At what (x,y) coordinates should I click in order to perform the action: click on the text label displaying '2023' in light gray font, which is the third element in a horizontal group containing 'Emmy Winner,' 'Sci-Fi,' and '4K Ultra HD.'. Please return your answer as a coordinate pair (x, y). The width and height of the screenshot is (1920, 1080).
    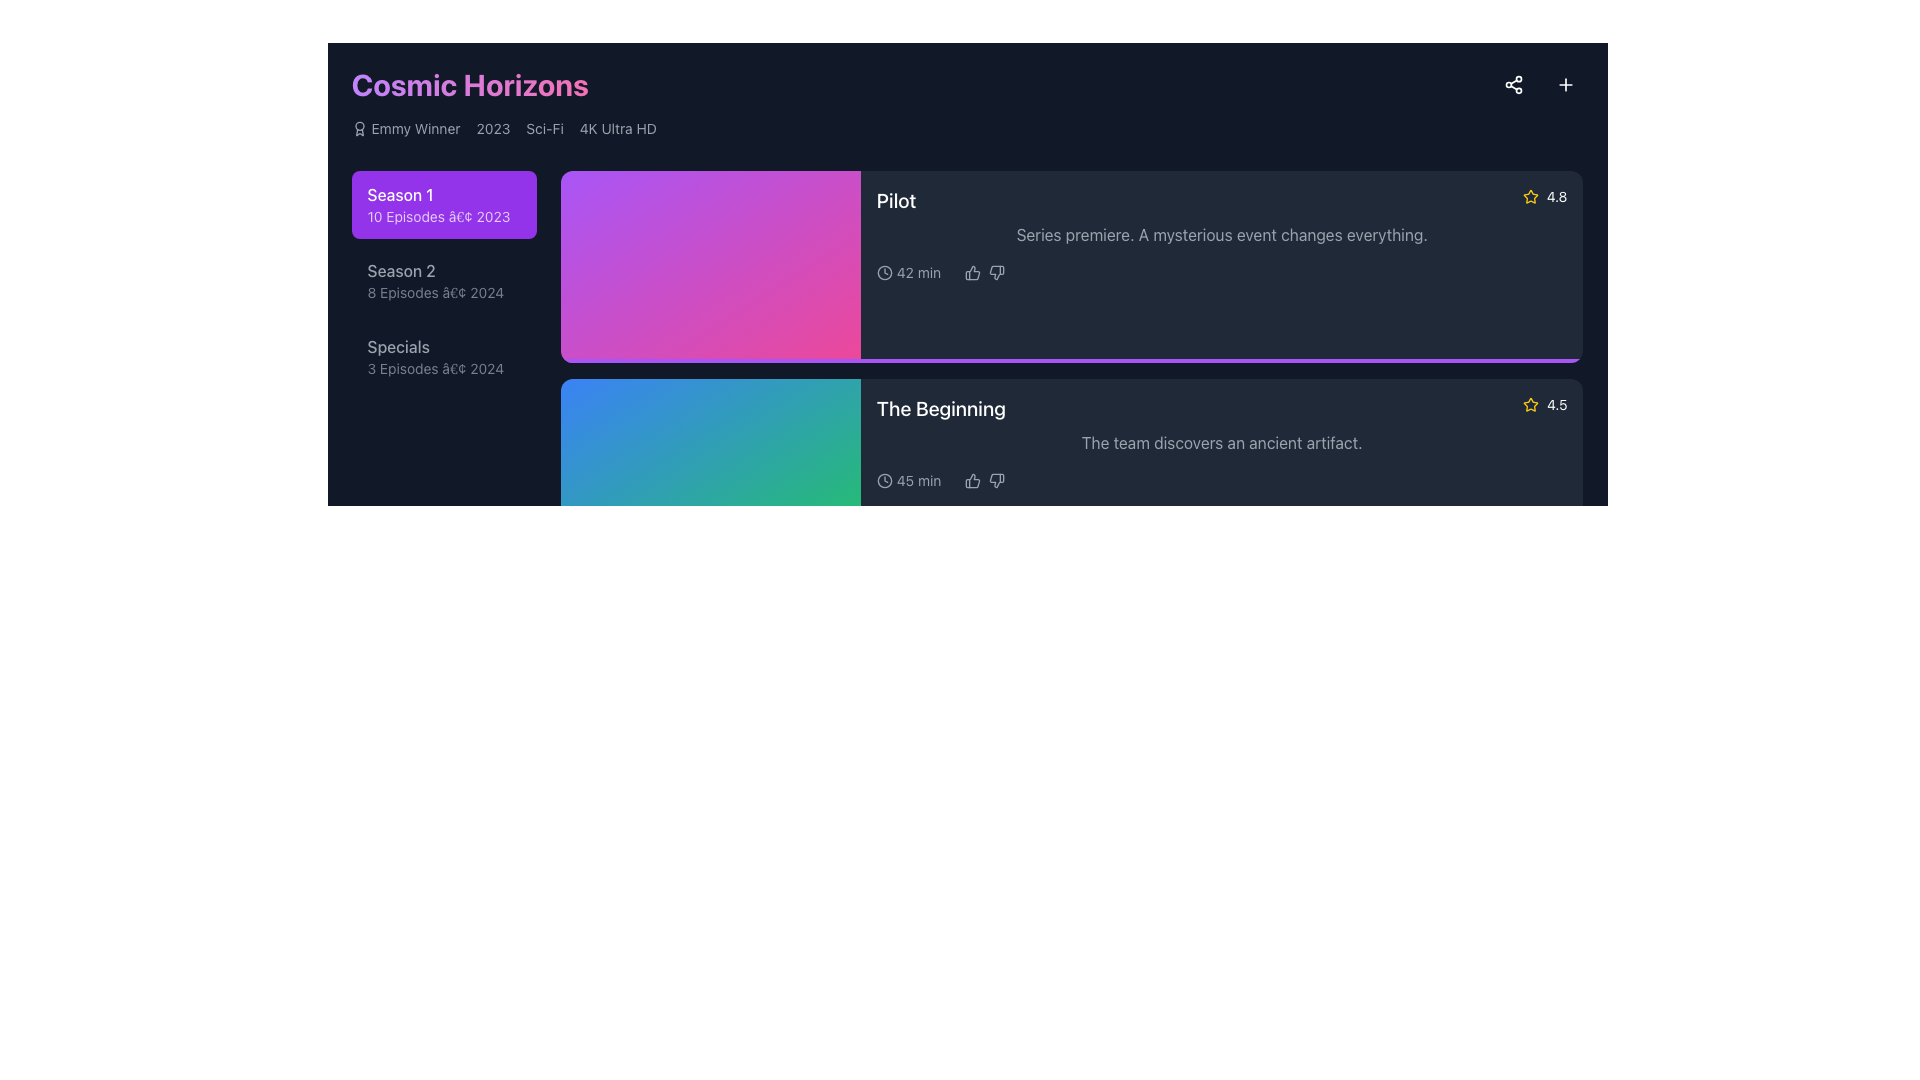
    Looking at the image, I should click on (493, 128).